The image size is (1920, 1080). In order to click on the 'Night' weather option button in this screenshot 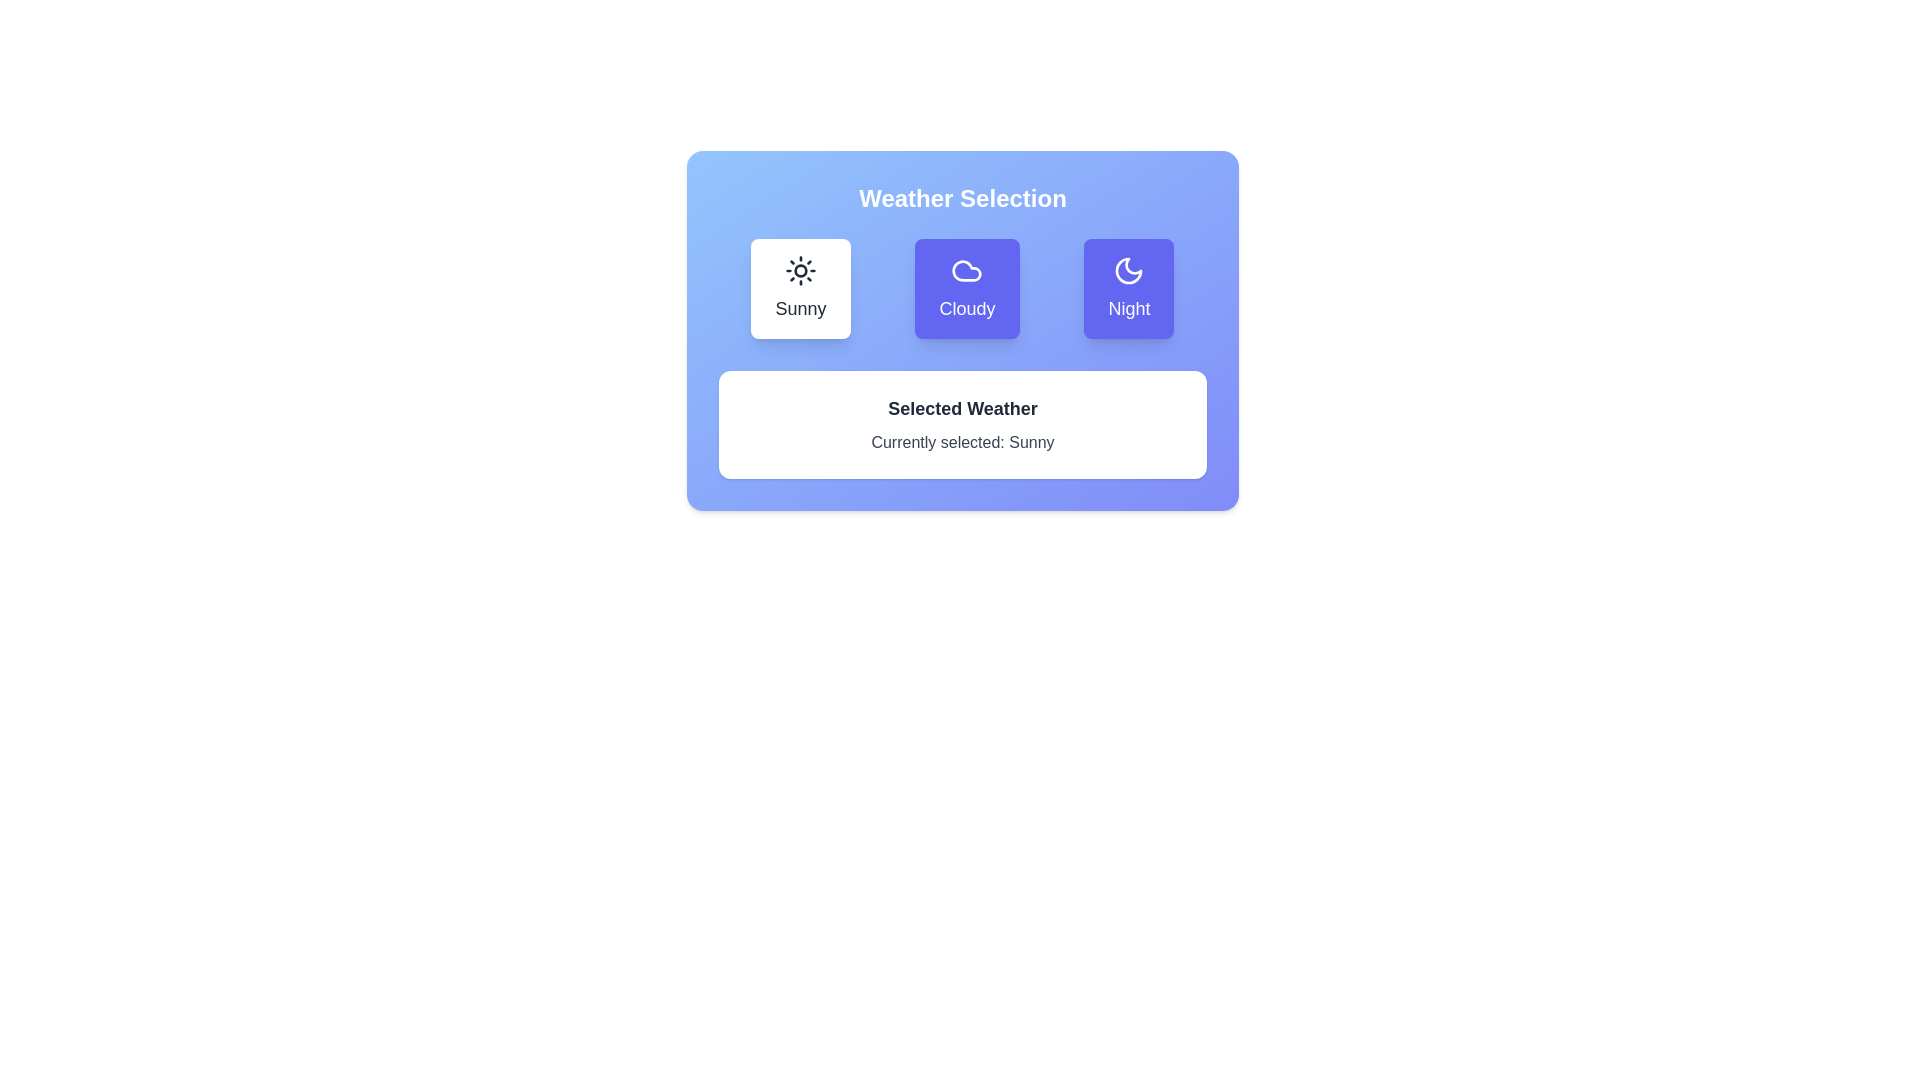, I will do `click(1128, 289)`.